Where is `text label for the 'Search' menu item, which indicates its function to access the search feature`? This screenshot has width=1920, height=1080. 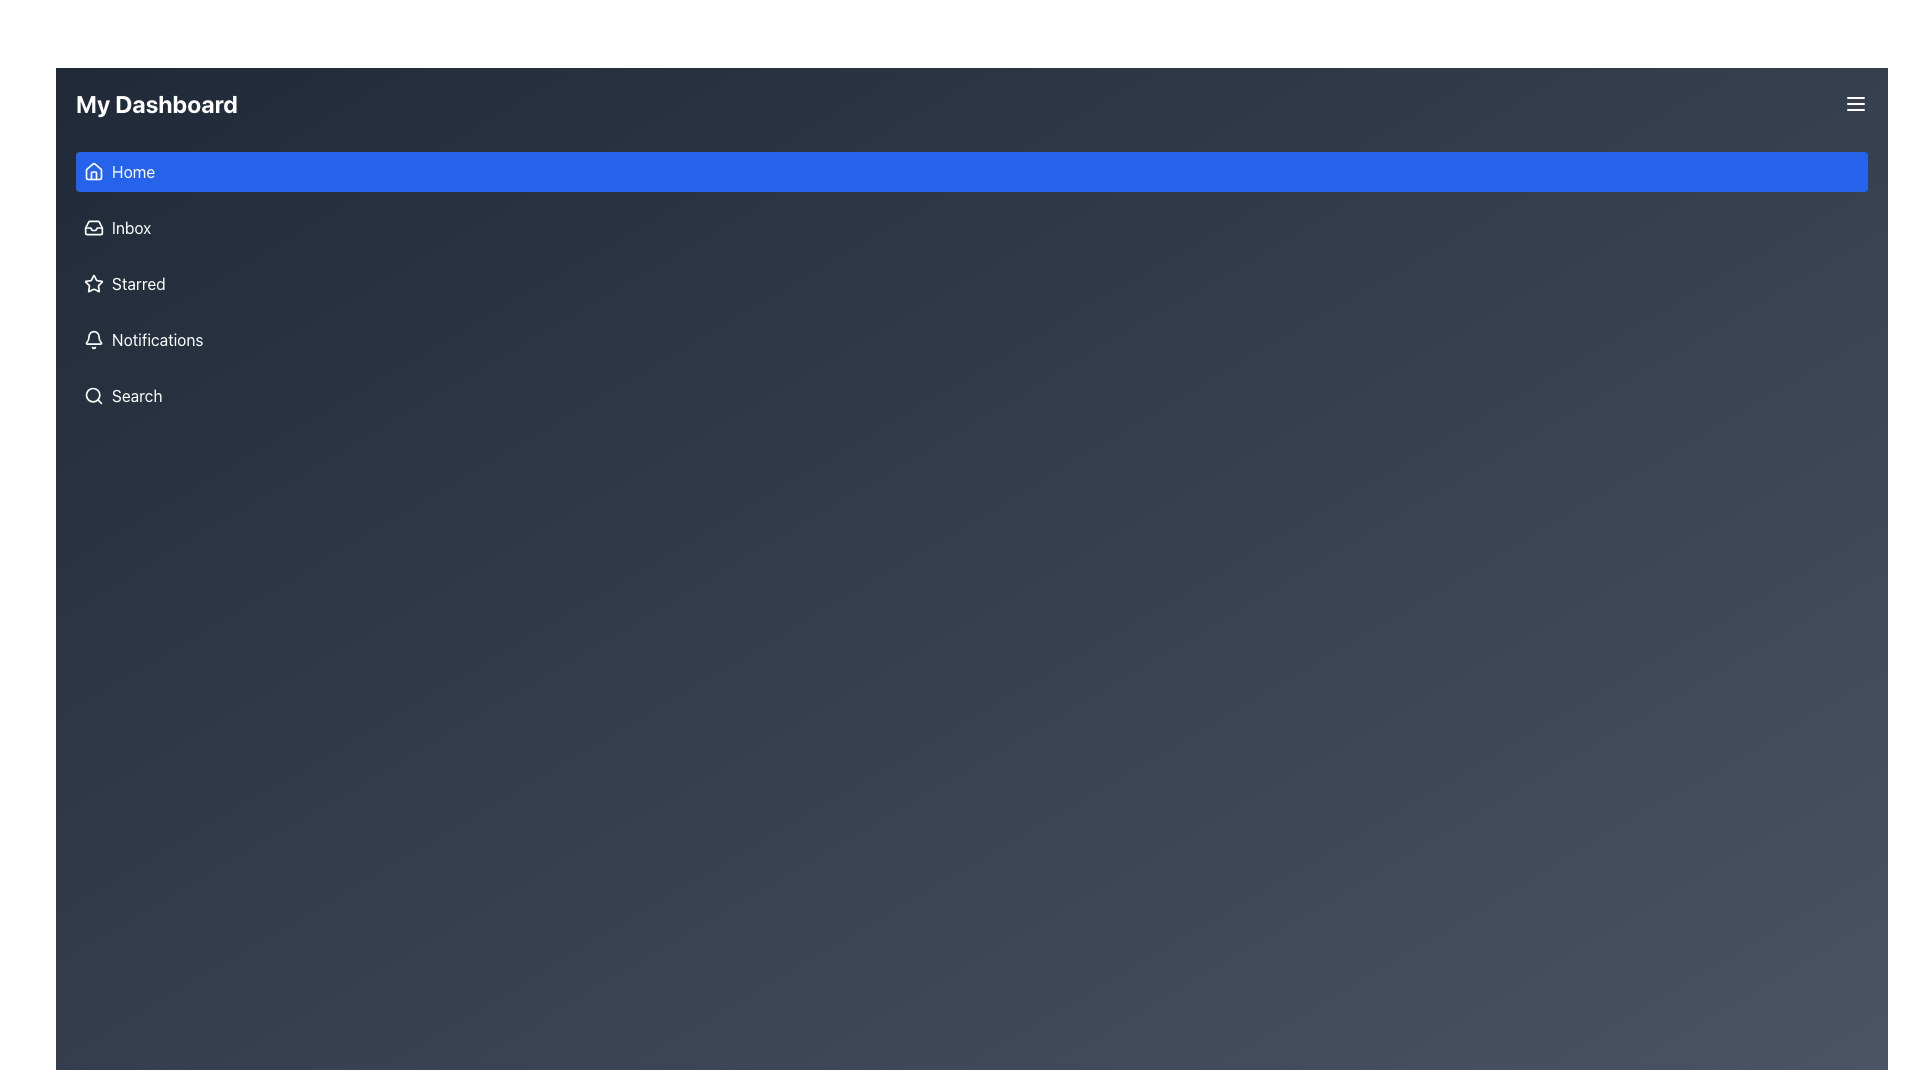 text label for the 'Search' menu item, which indicates its function to access the search feature is located at coordinates (136, 396).